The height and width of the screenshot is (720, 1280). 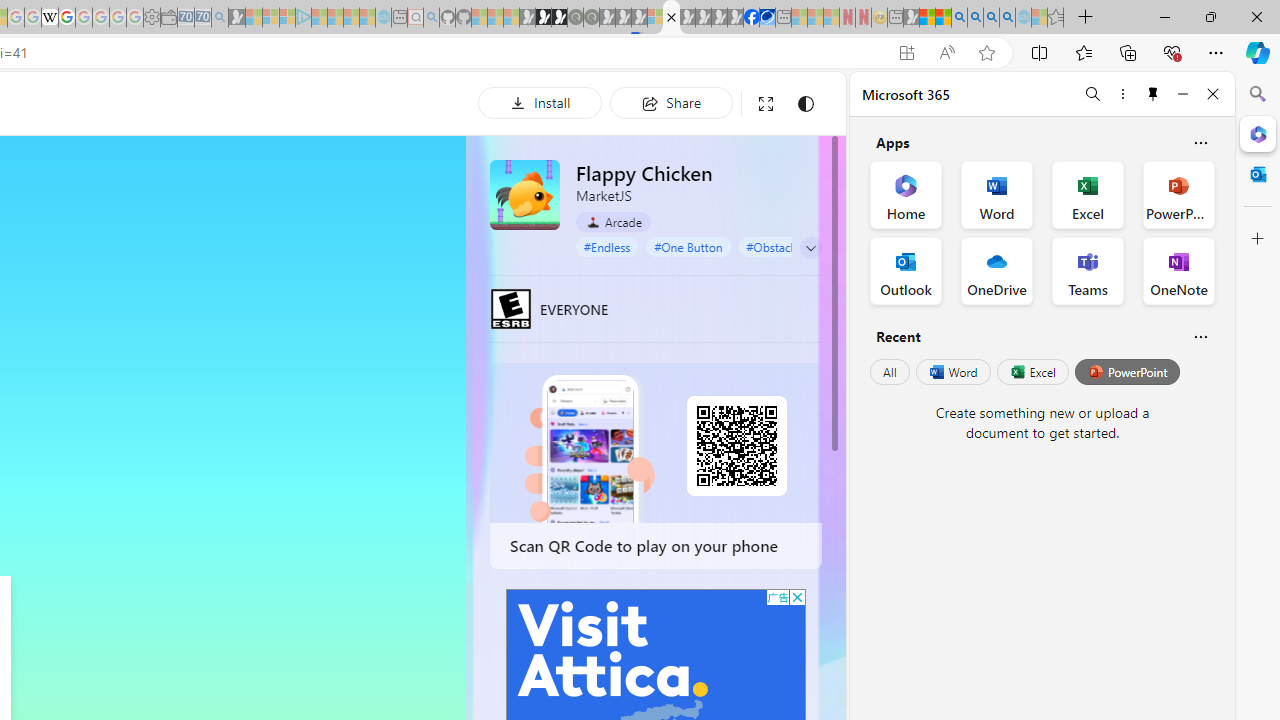 I want to click on '#Endless', so click(x=606, y=245).